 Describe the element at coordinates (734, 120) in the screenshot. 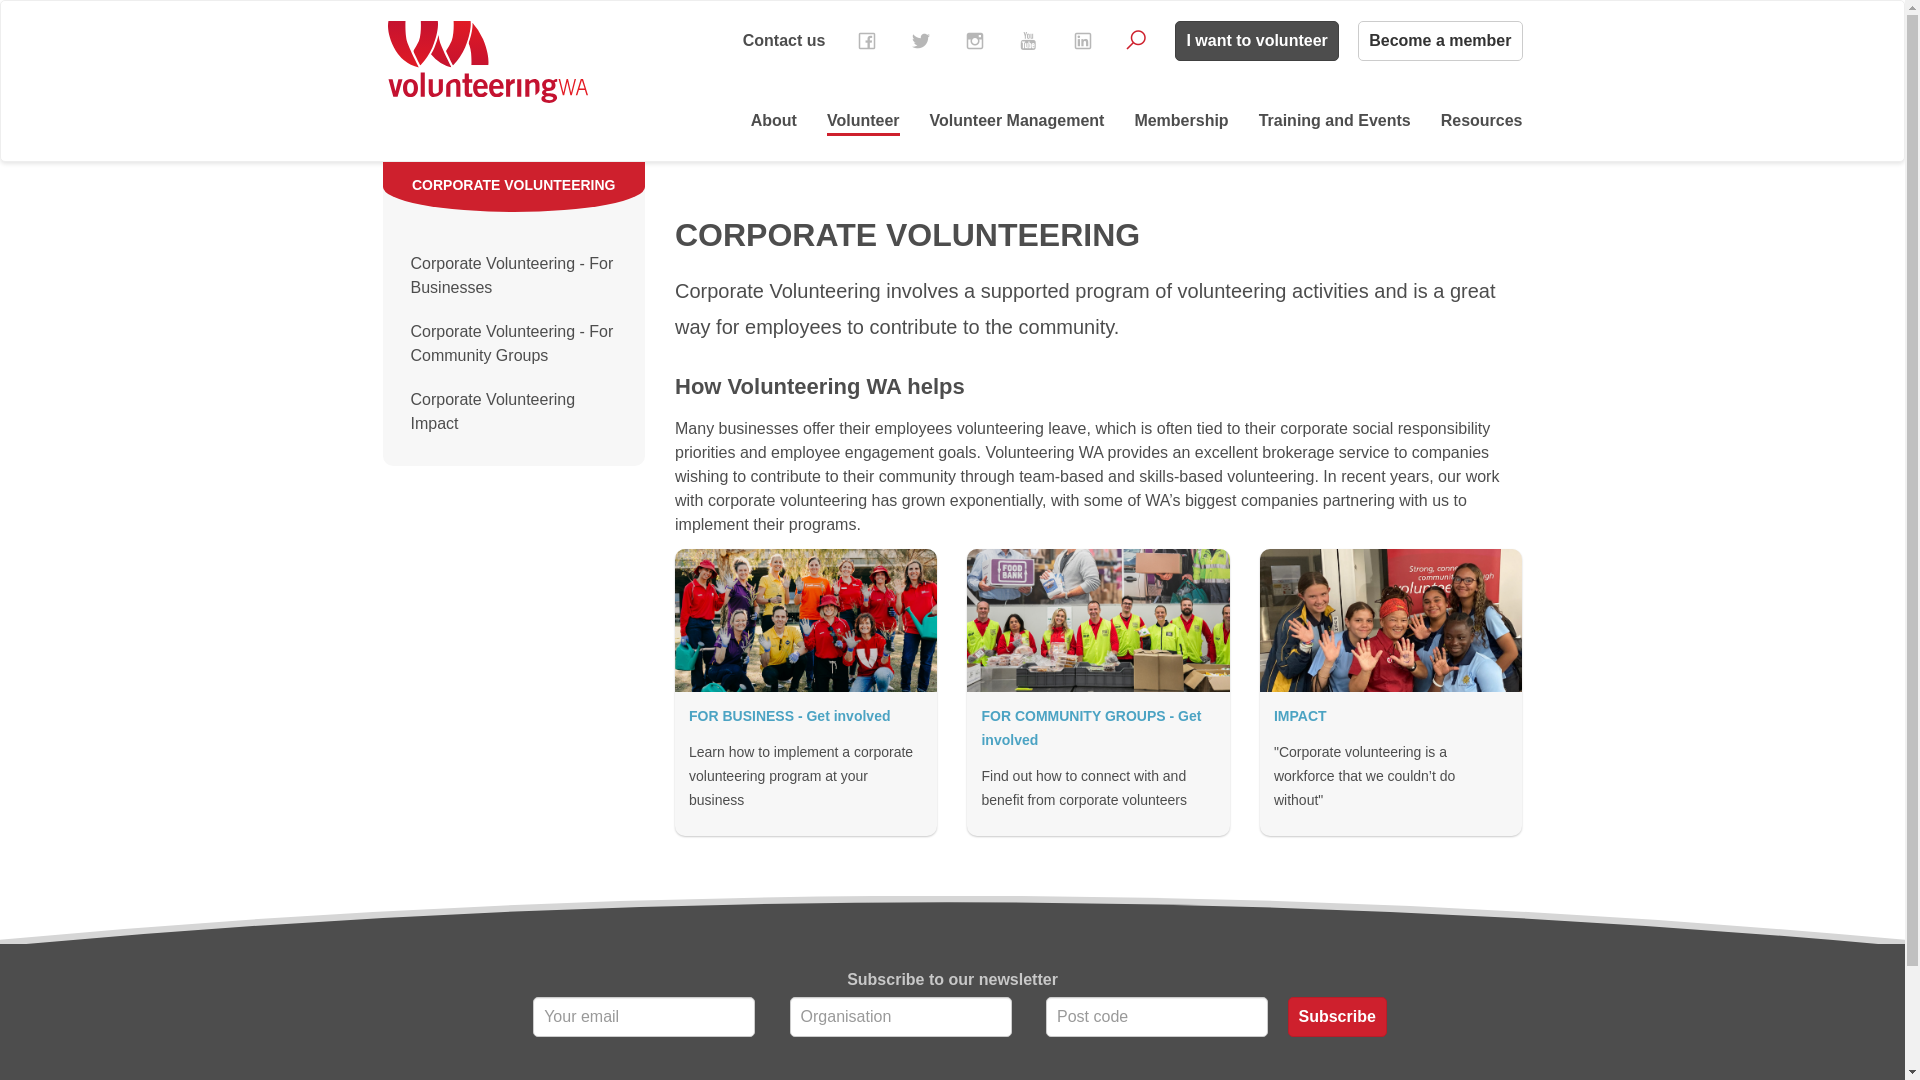

I see `'About'` at that location.